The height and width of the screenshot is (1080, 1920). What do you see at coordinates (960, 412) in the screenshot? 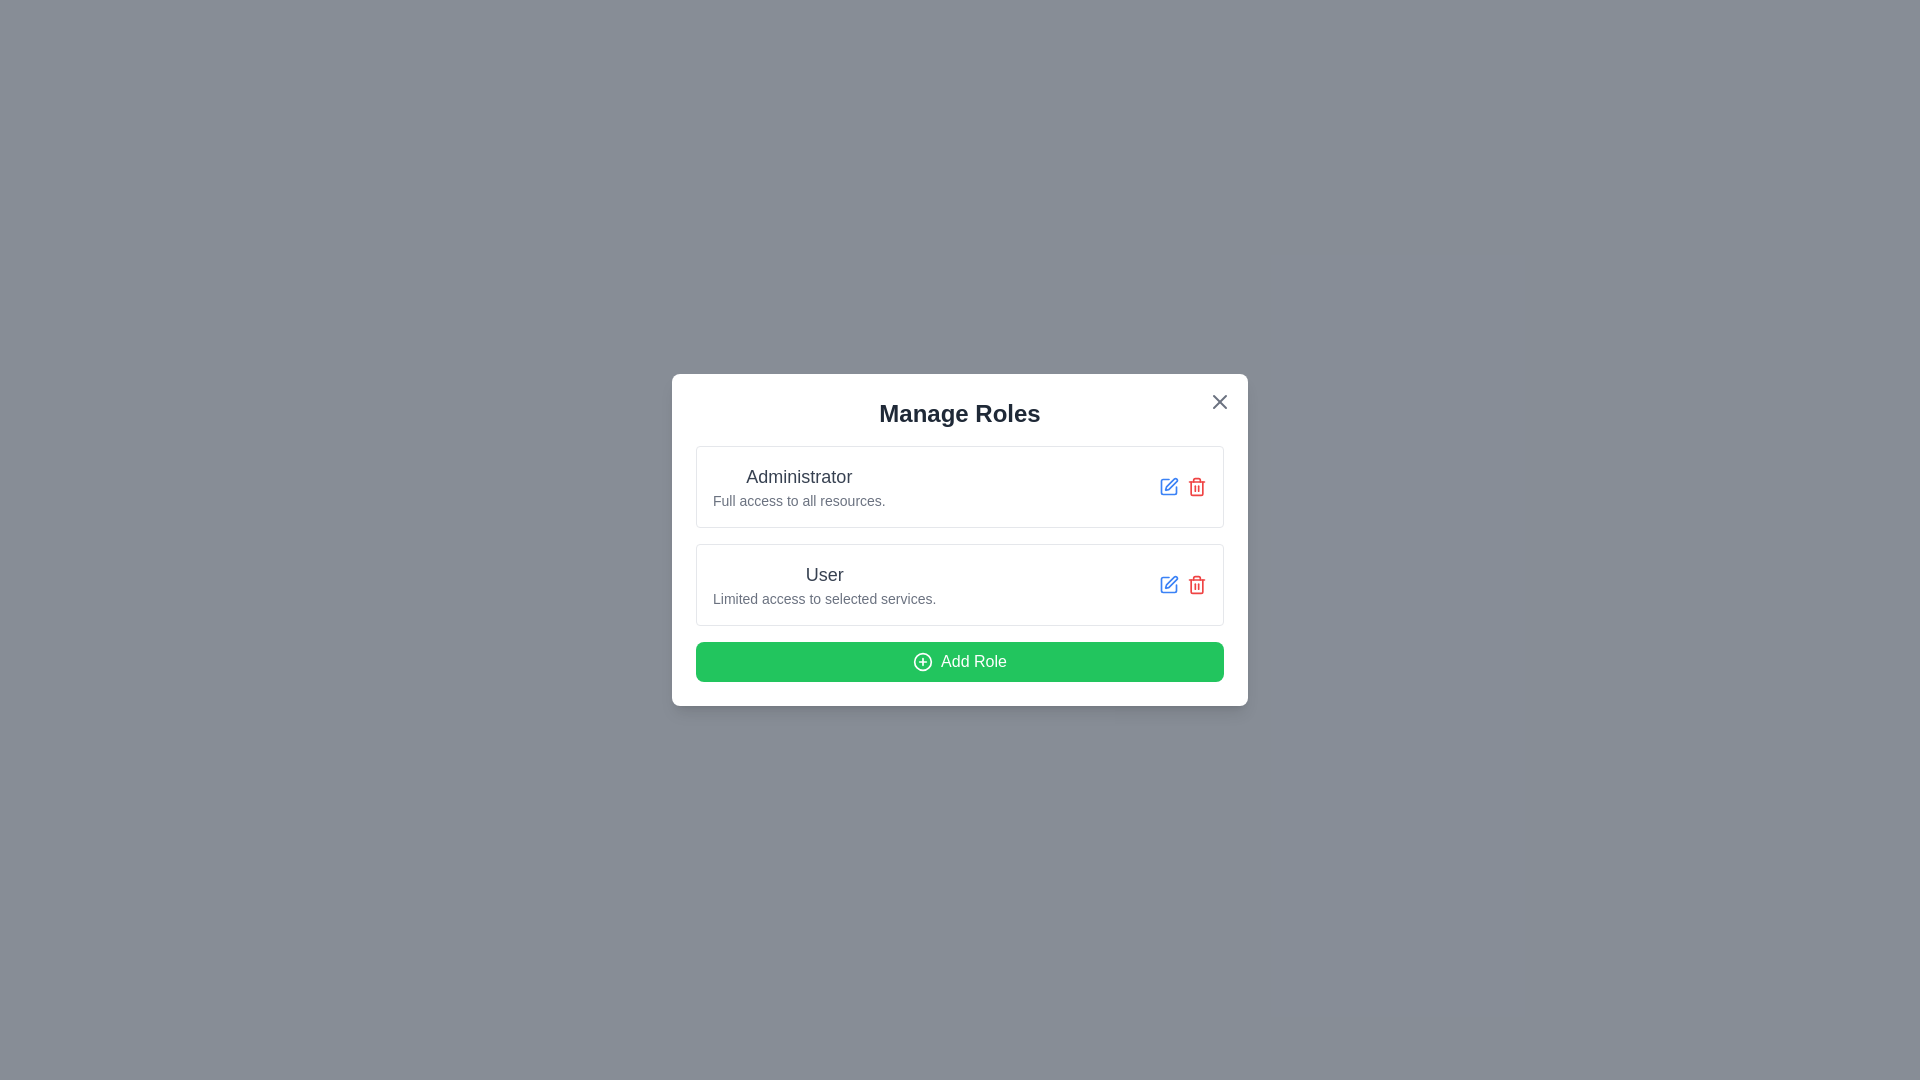
I see `the heading text display element at the top of the modal dialog that provides context for managing user roles` at bounding box center [960, 412].